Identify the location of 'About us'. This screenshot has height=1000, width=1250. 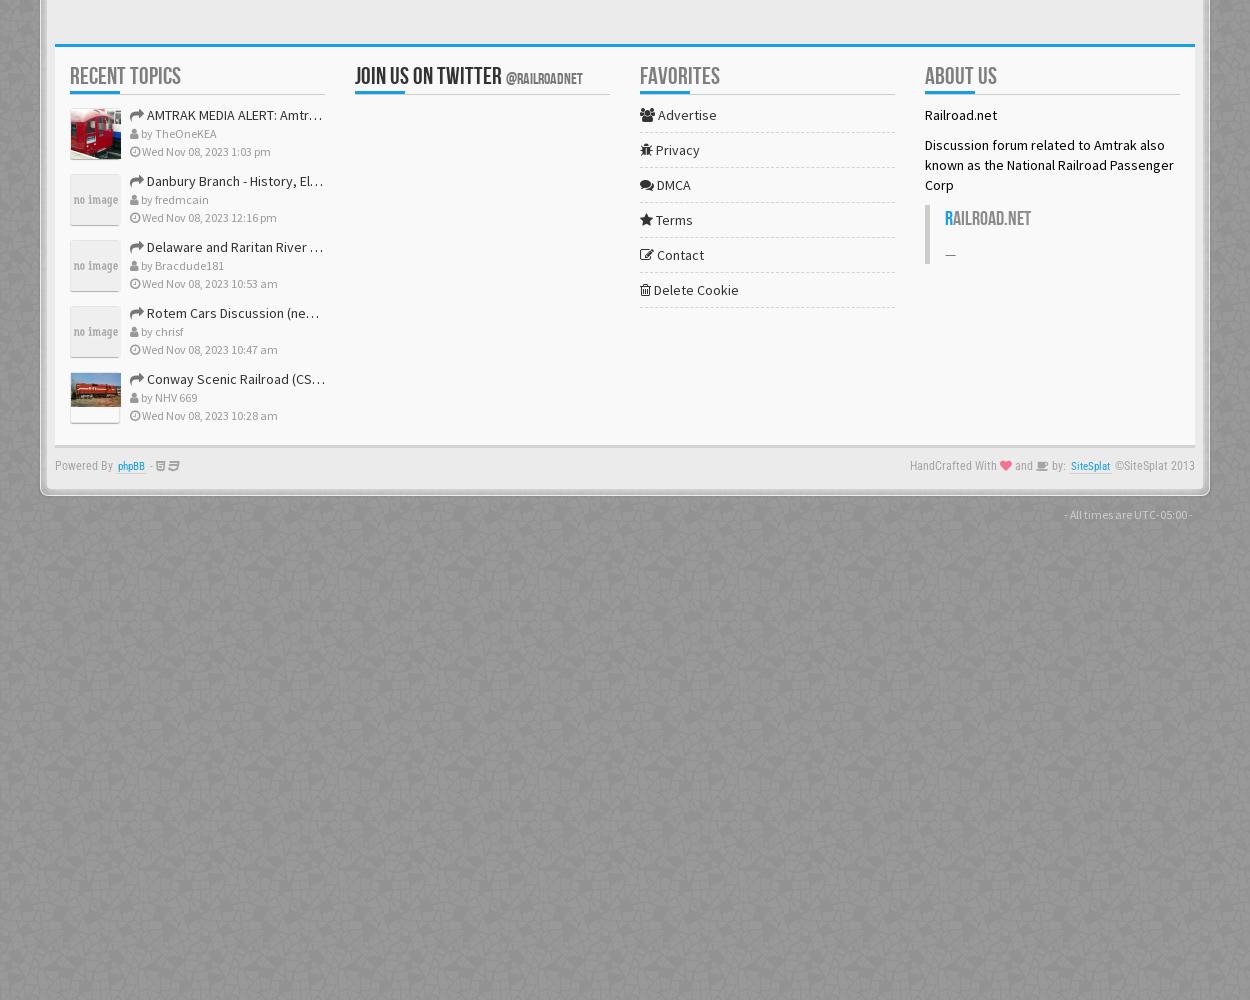
(960, 75).